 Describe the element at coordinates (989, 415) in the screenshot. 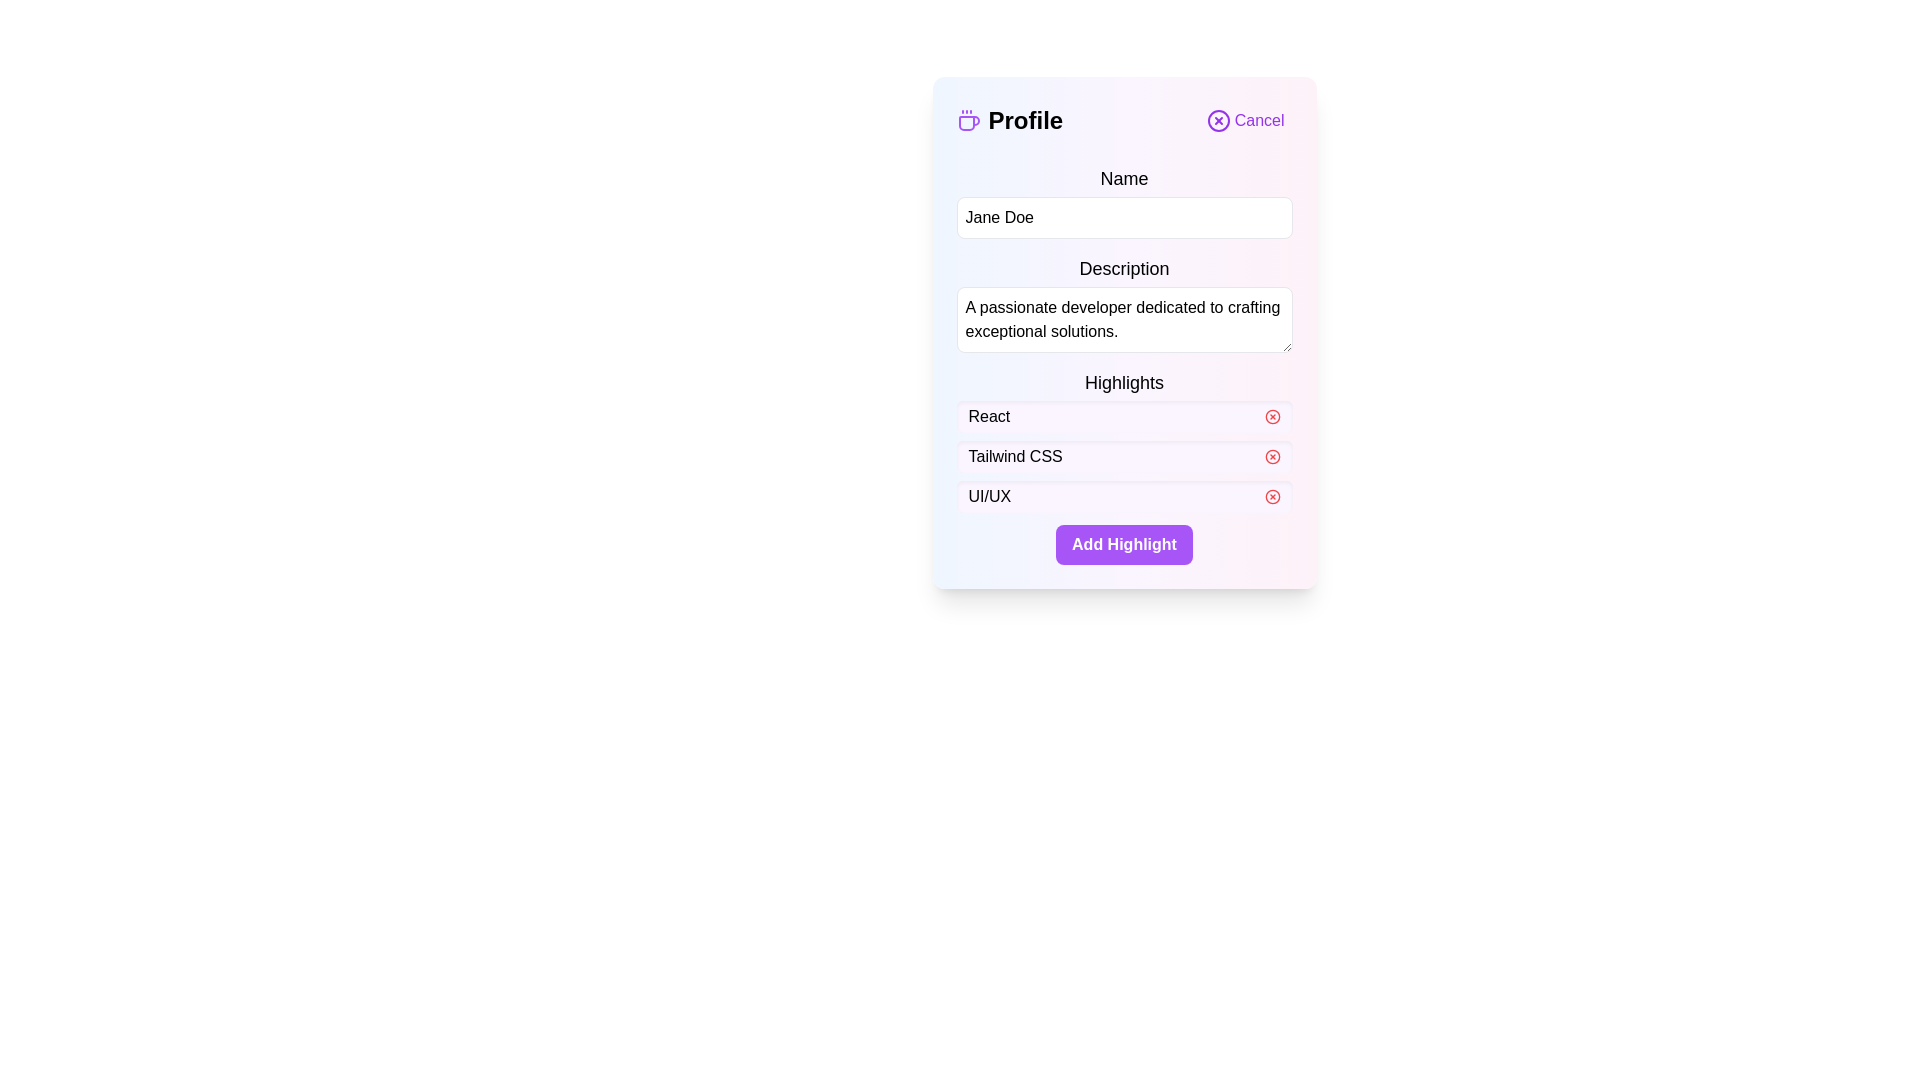

I see `the 'React' label in the 'Highlights' section of the form, which serves as a descriptor for a specific skill` at that location.